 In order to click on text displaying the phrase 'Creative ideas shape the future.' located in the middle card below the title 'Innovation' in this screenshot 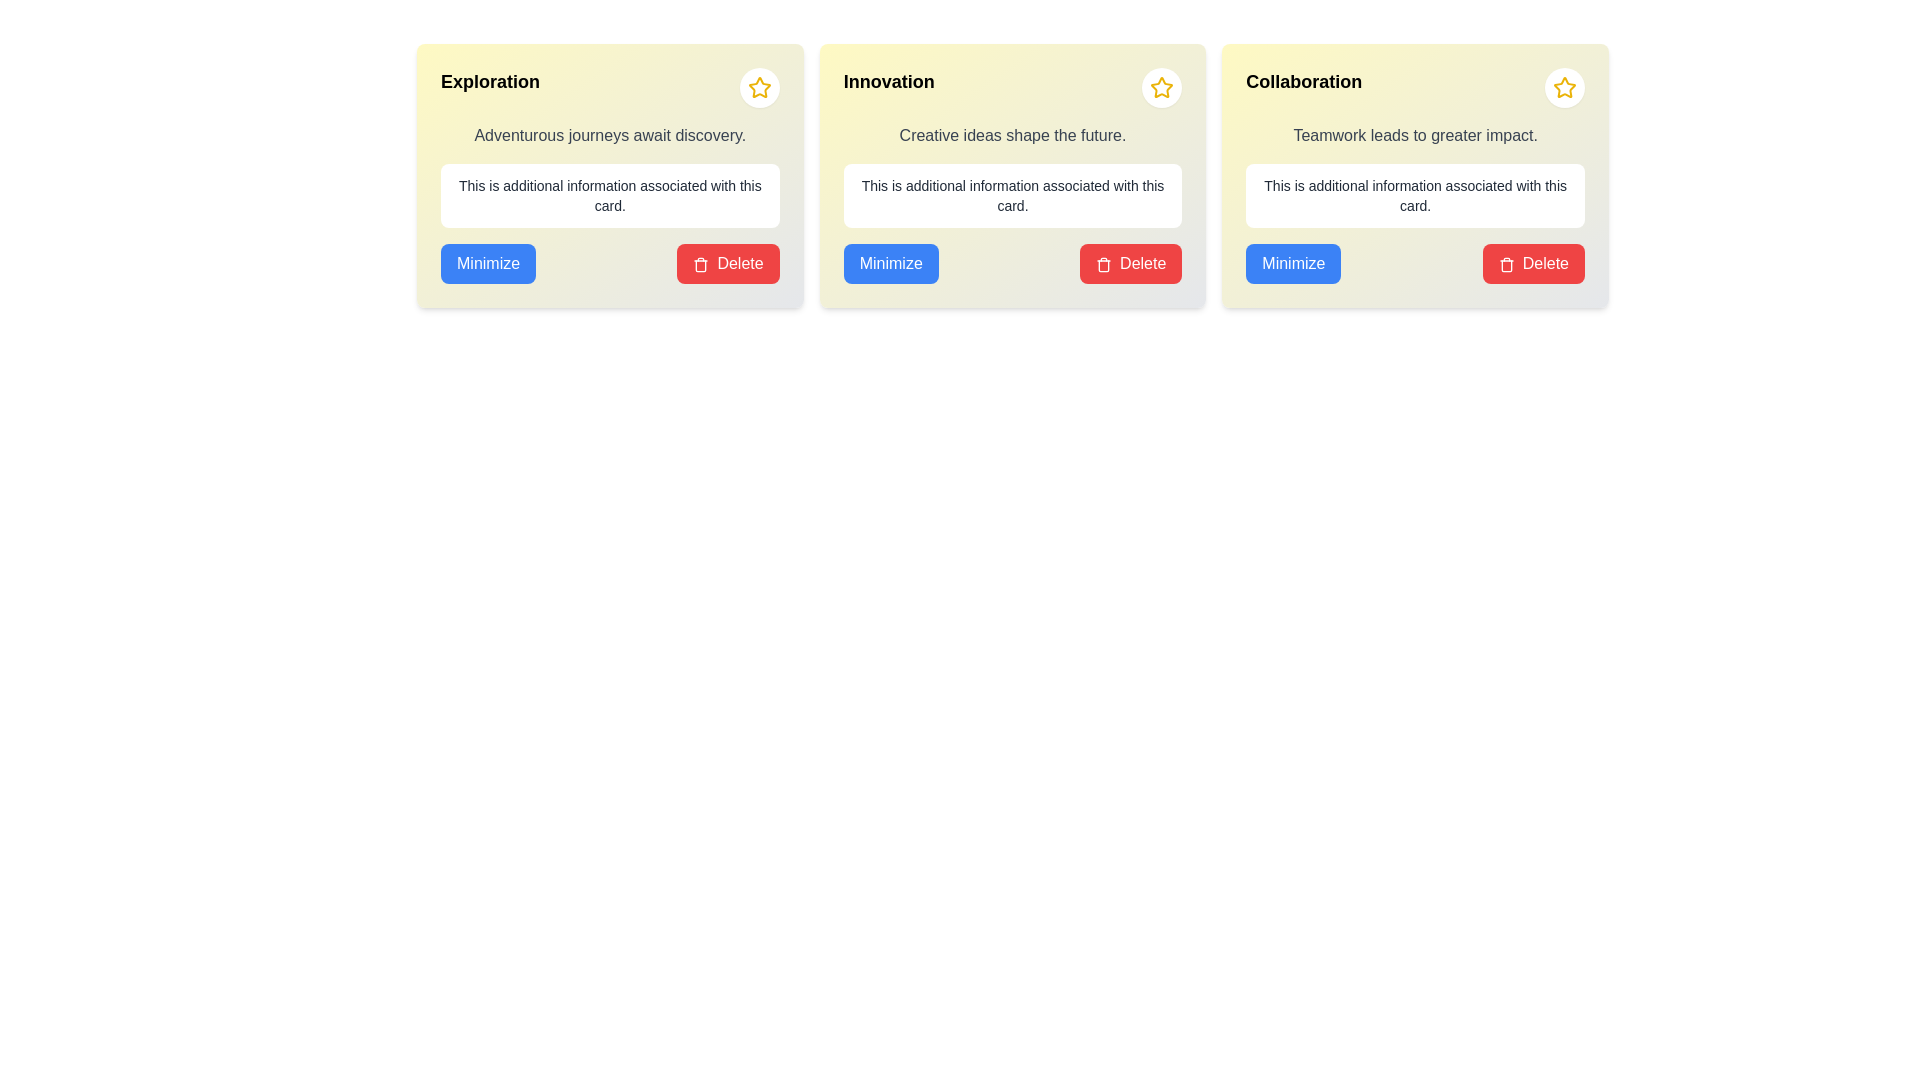, I will do `click(1012, 135)`.